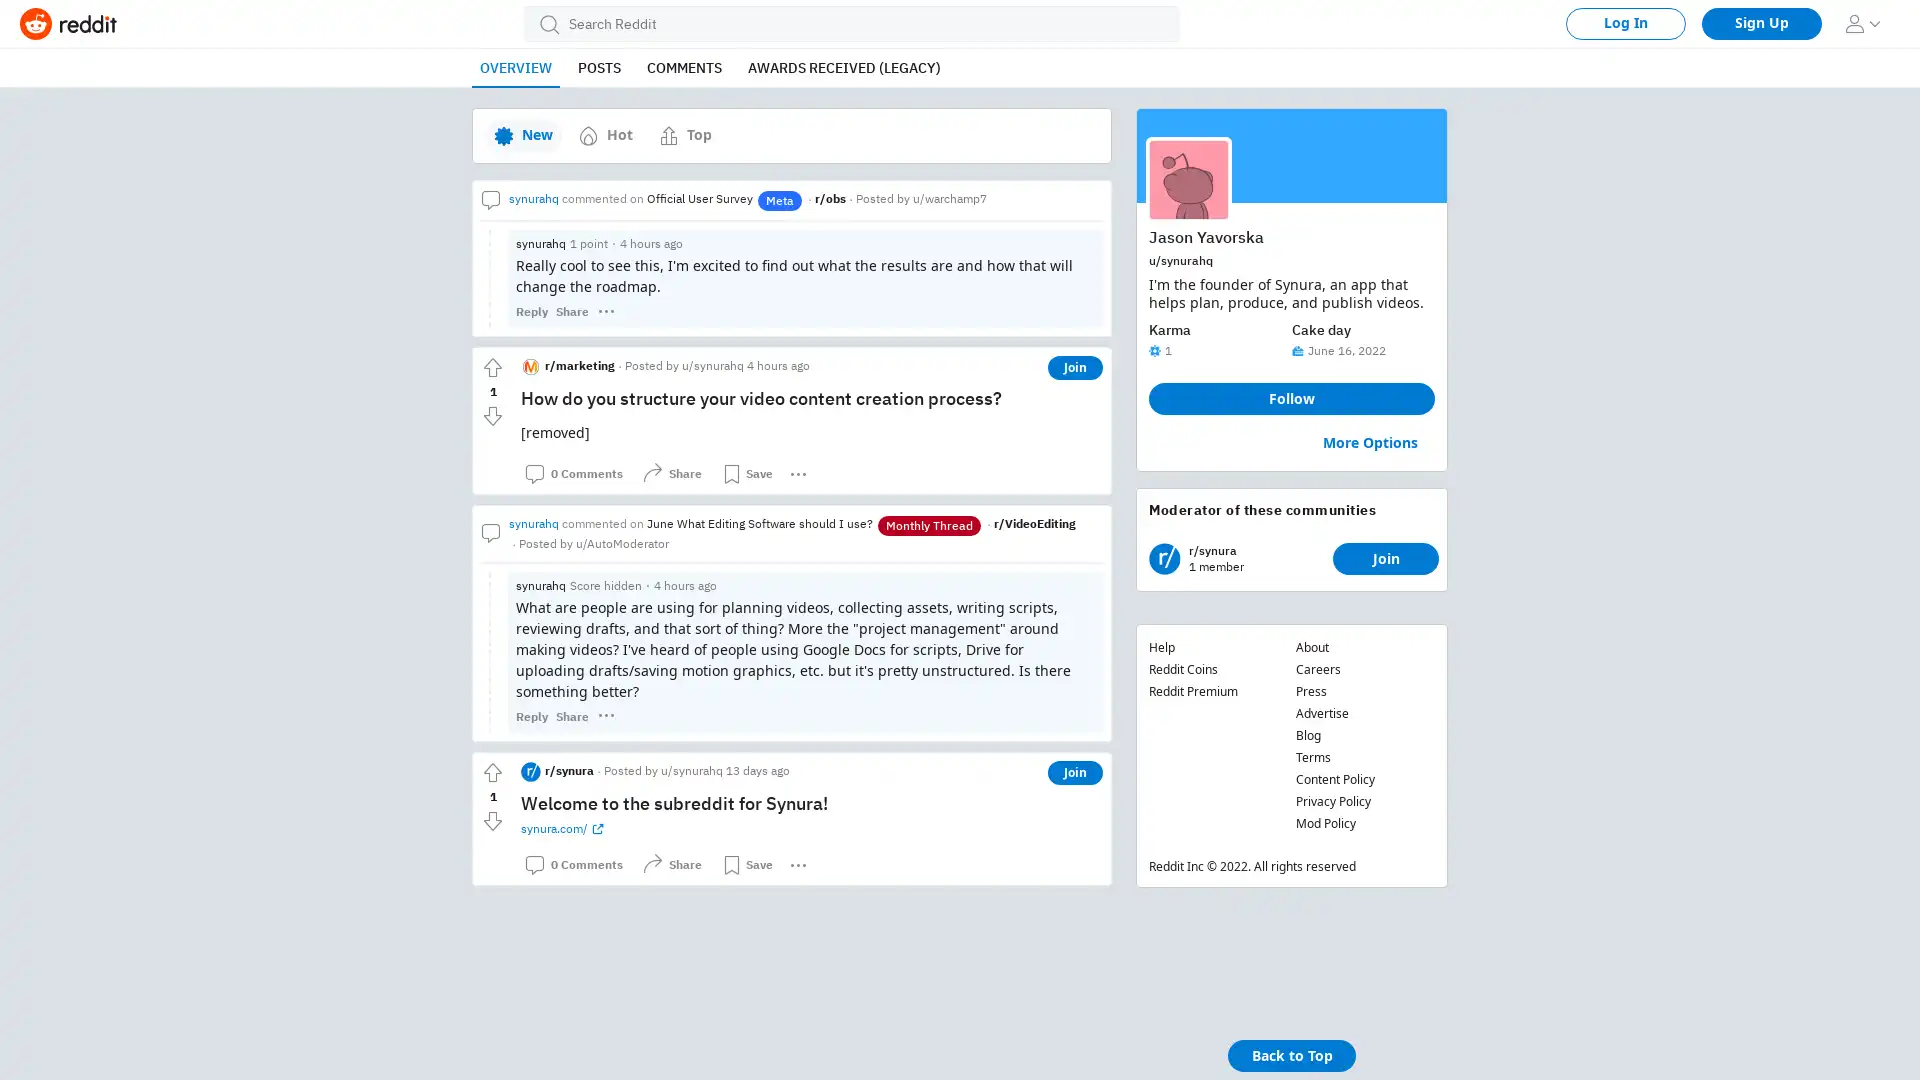  I want to click on Join, so click(1385, 559).